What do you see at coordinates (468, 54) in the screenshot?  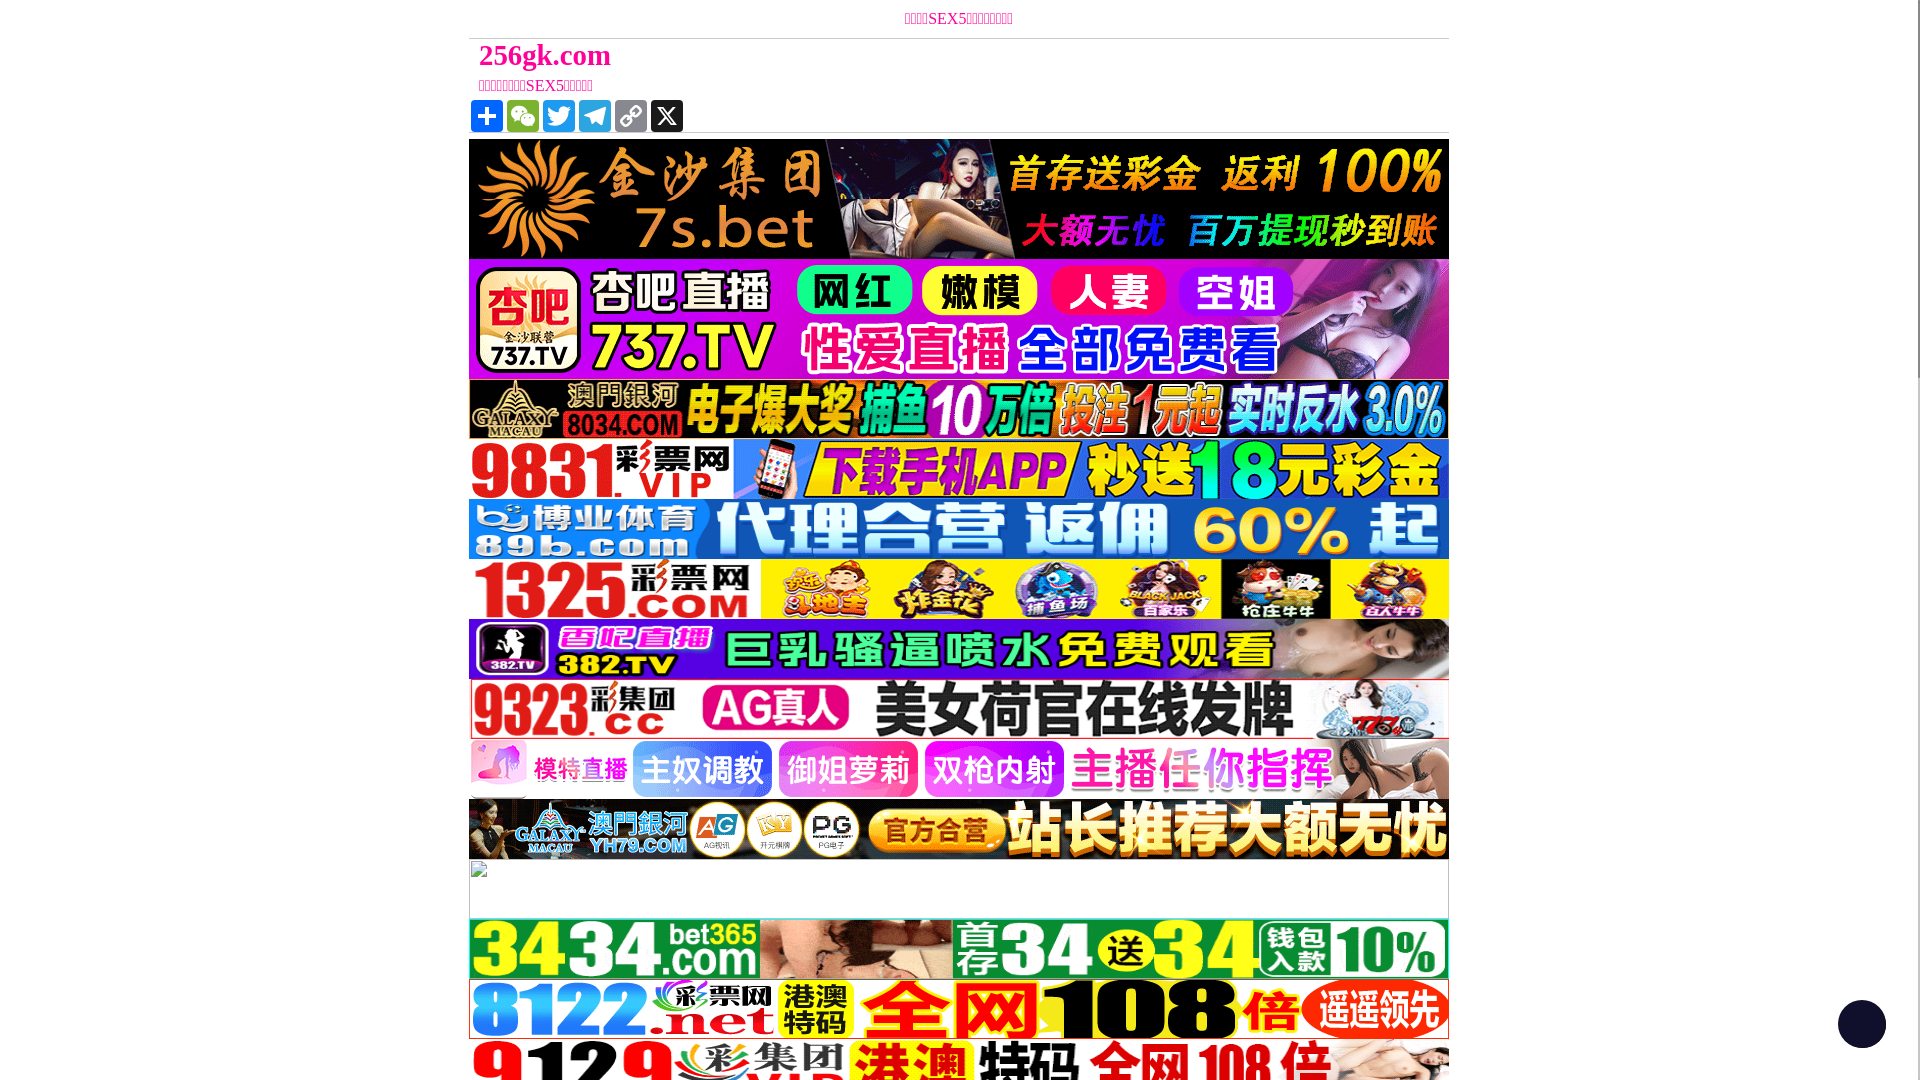 I see `'256gk.com'` at bounding box center [468, 54].